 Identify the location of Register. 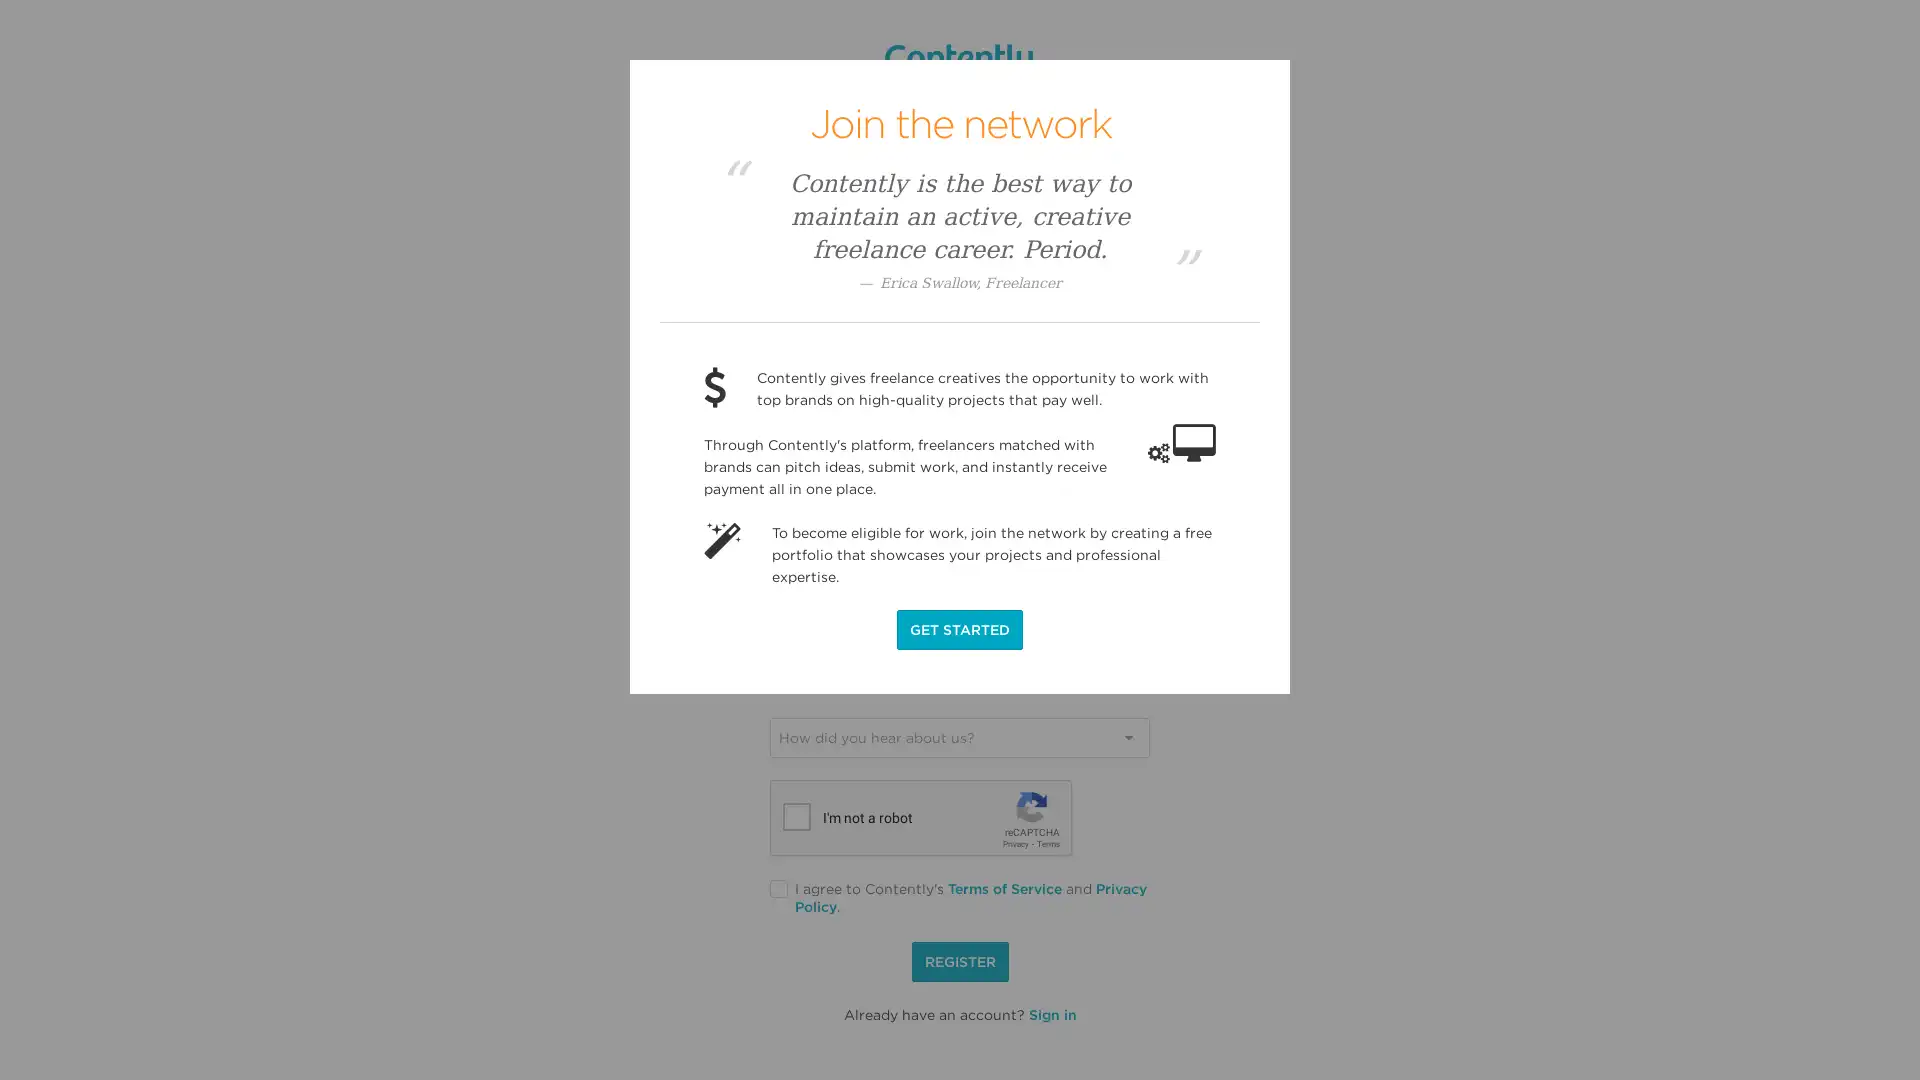
(958, 960).